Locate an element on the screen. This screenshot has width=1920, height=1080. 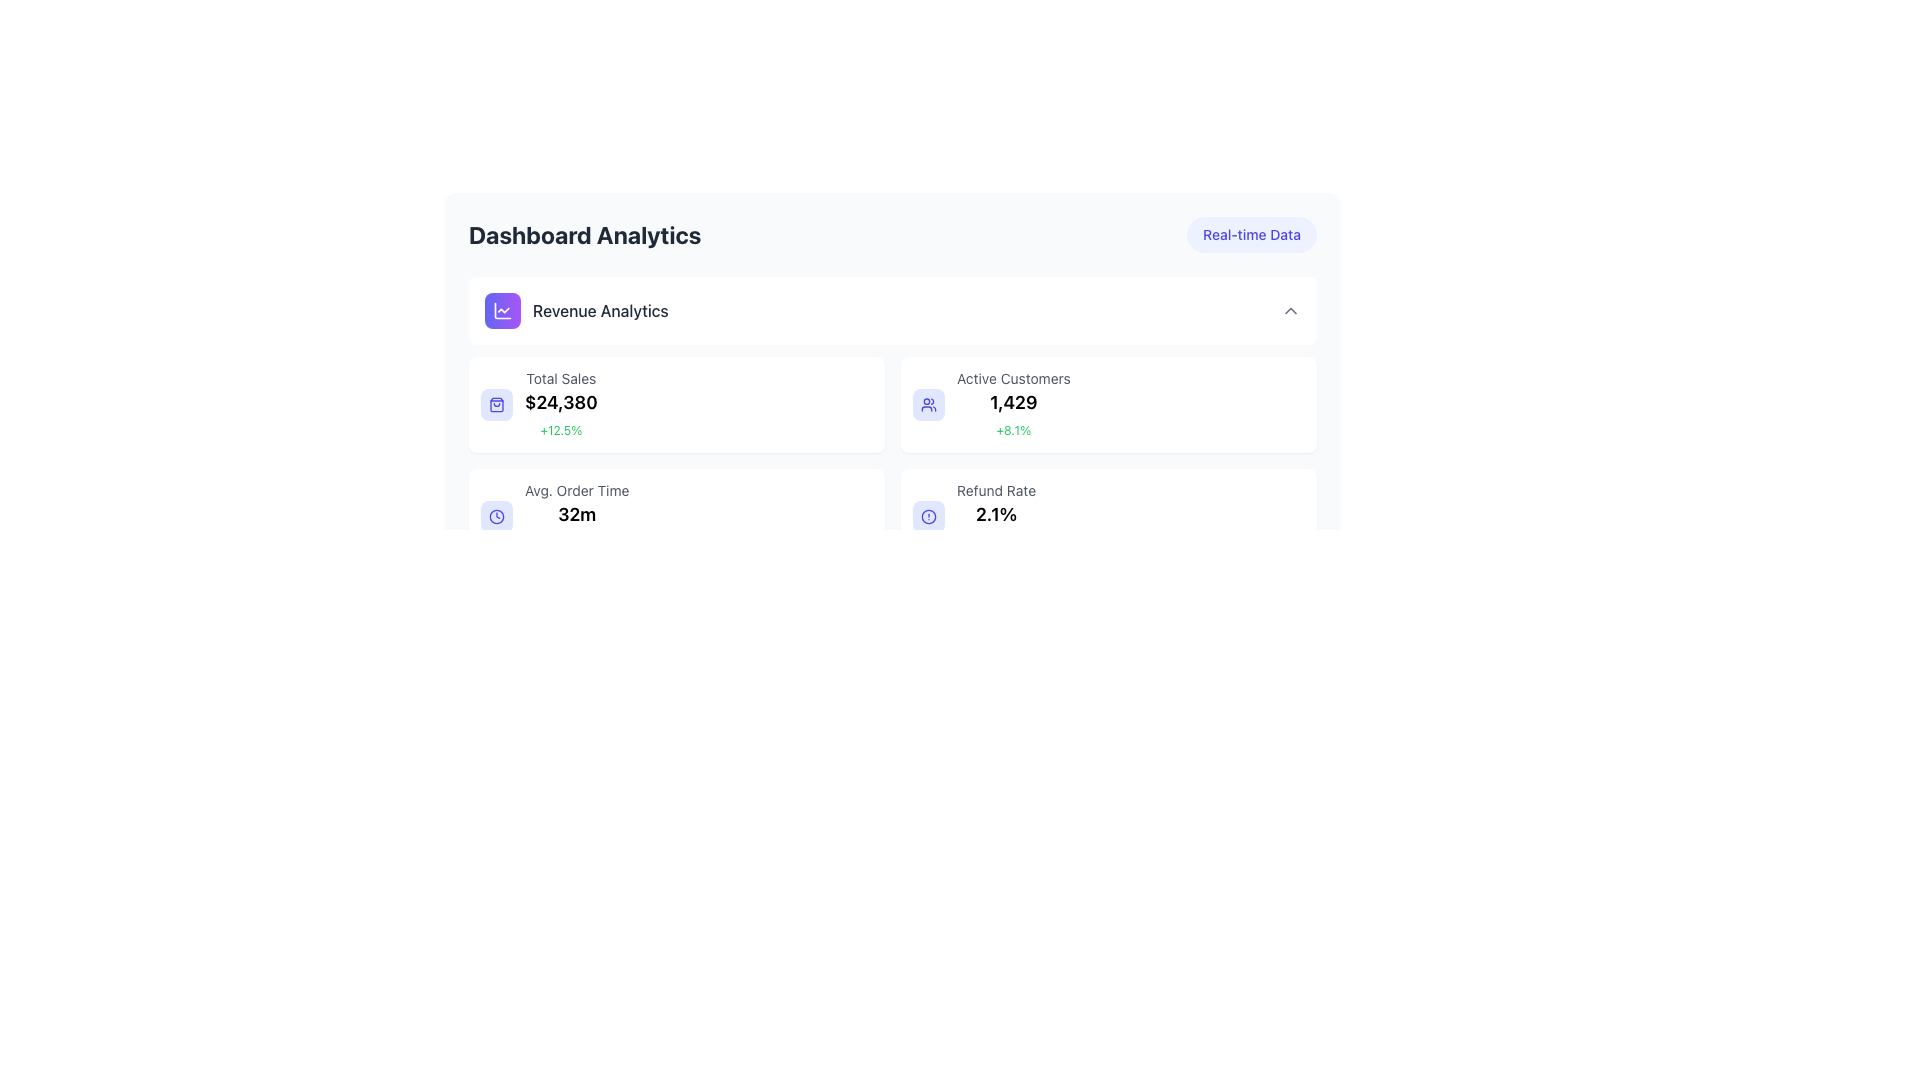
the metric card displaying total sales metrics located in the top-left quadrant below the 'Revenue Analytics' heading for more information is located at coordinates (560, 405).